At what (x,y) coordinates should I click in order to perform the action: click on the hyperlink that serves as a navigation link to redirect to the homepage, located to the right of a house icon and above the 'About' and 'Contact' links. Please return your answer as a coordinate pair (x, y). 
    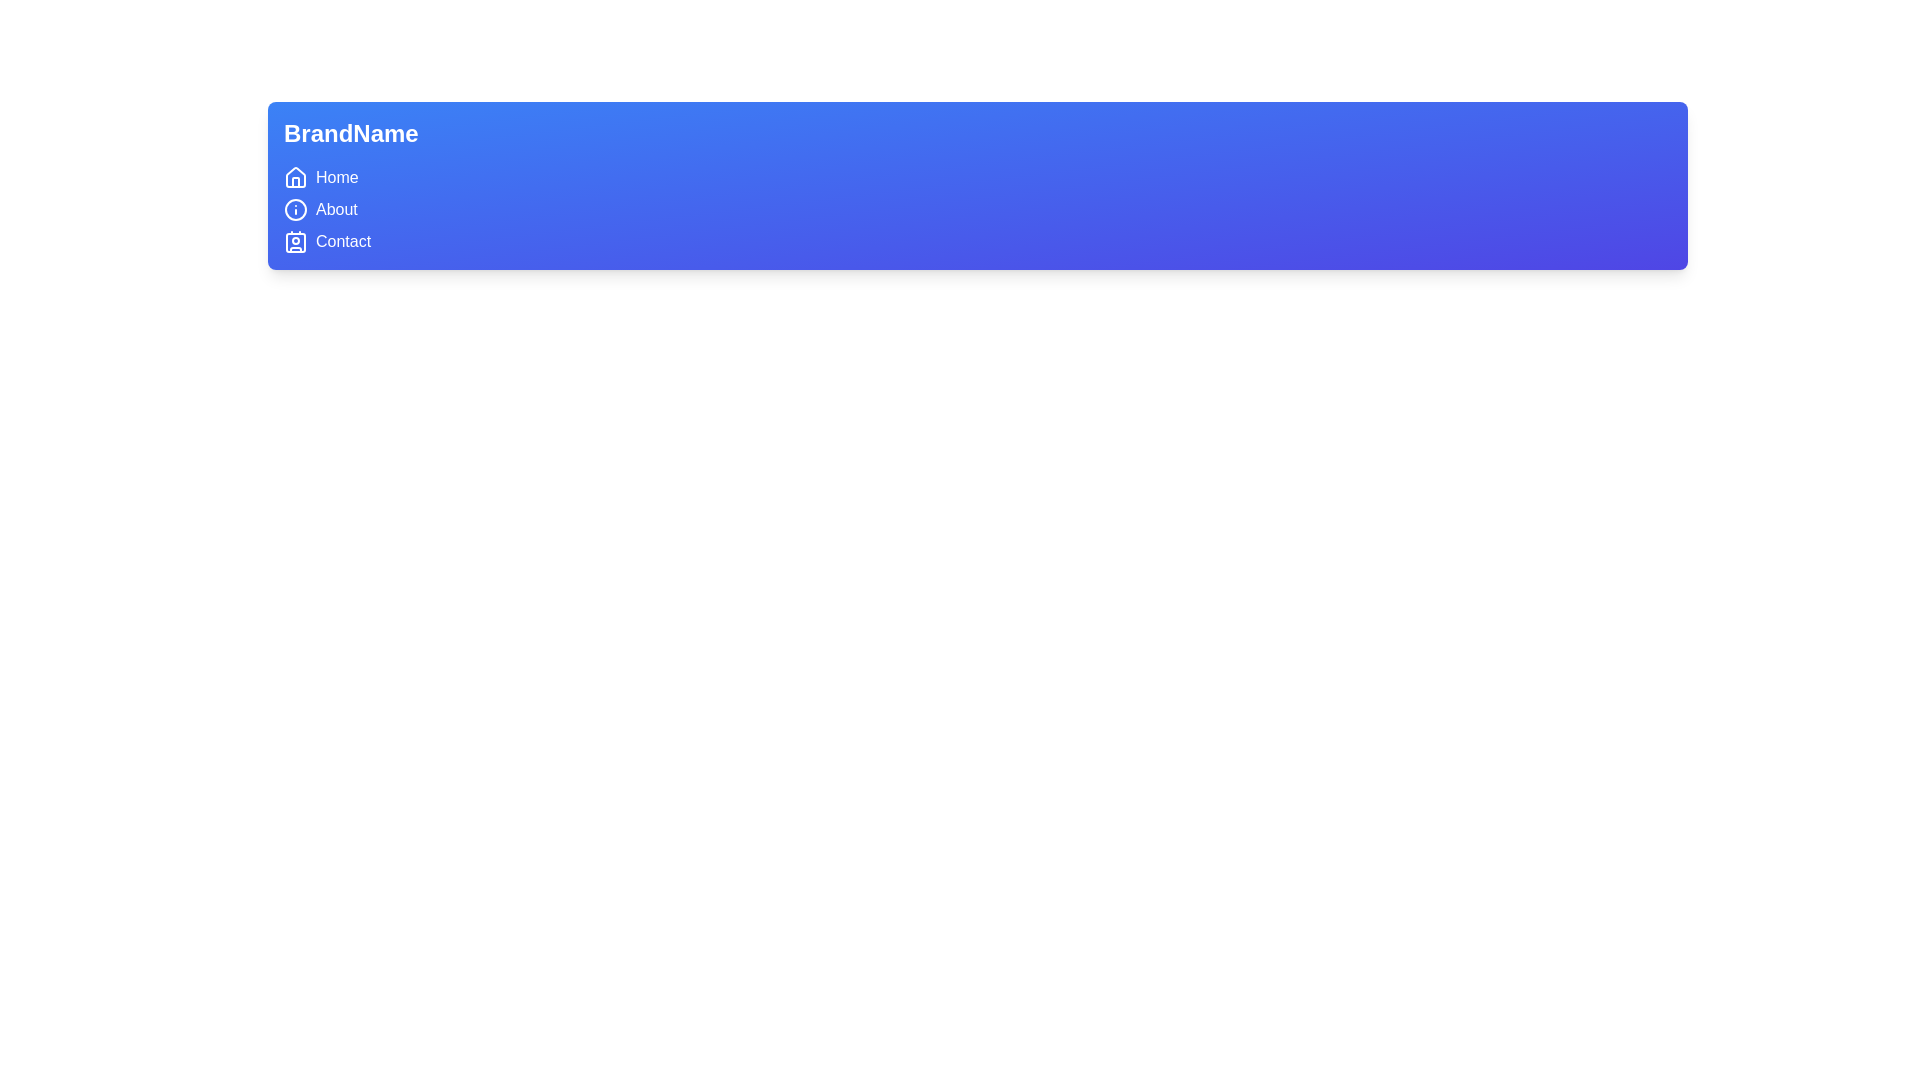
    Looking at the image, I should click on (337, 176).